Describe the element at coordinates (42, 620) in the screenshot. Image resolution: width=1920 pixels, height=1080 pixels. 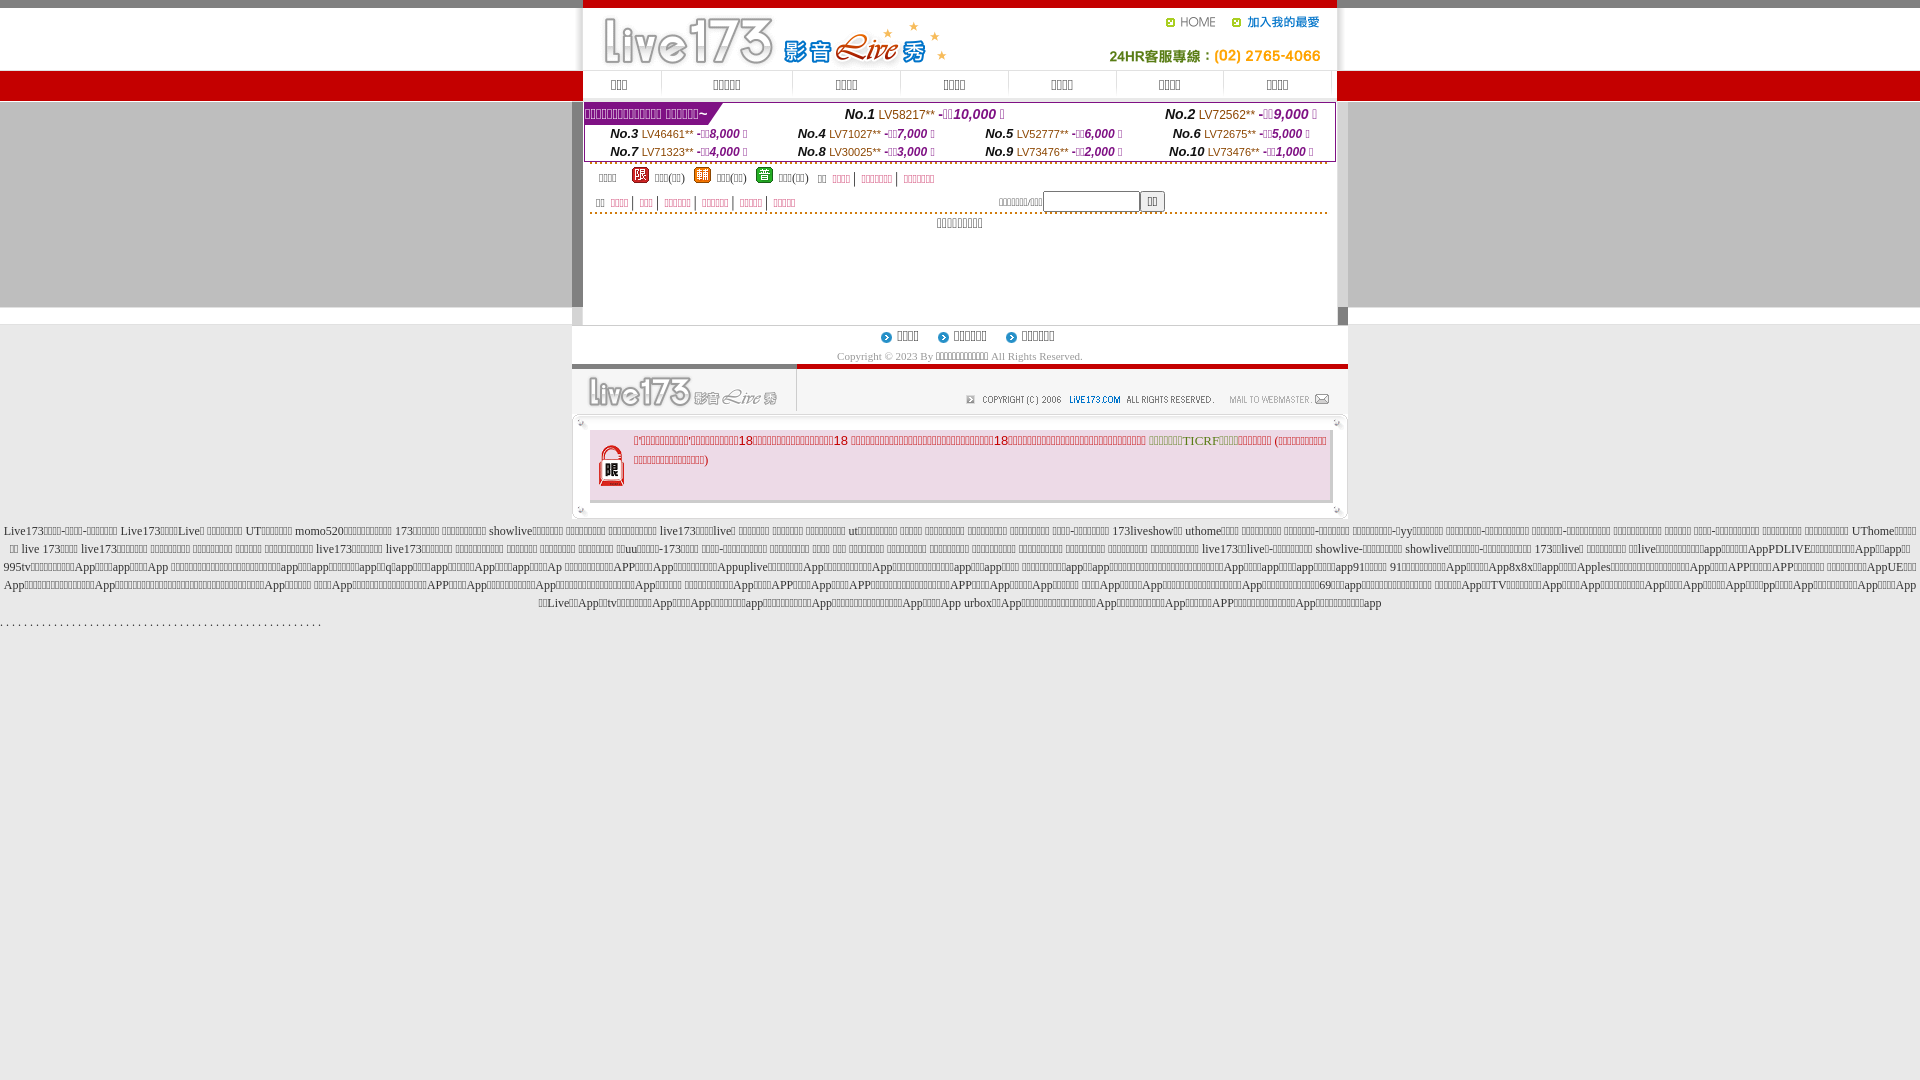
I see `'.'` at that location.